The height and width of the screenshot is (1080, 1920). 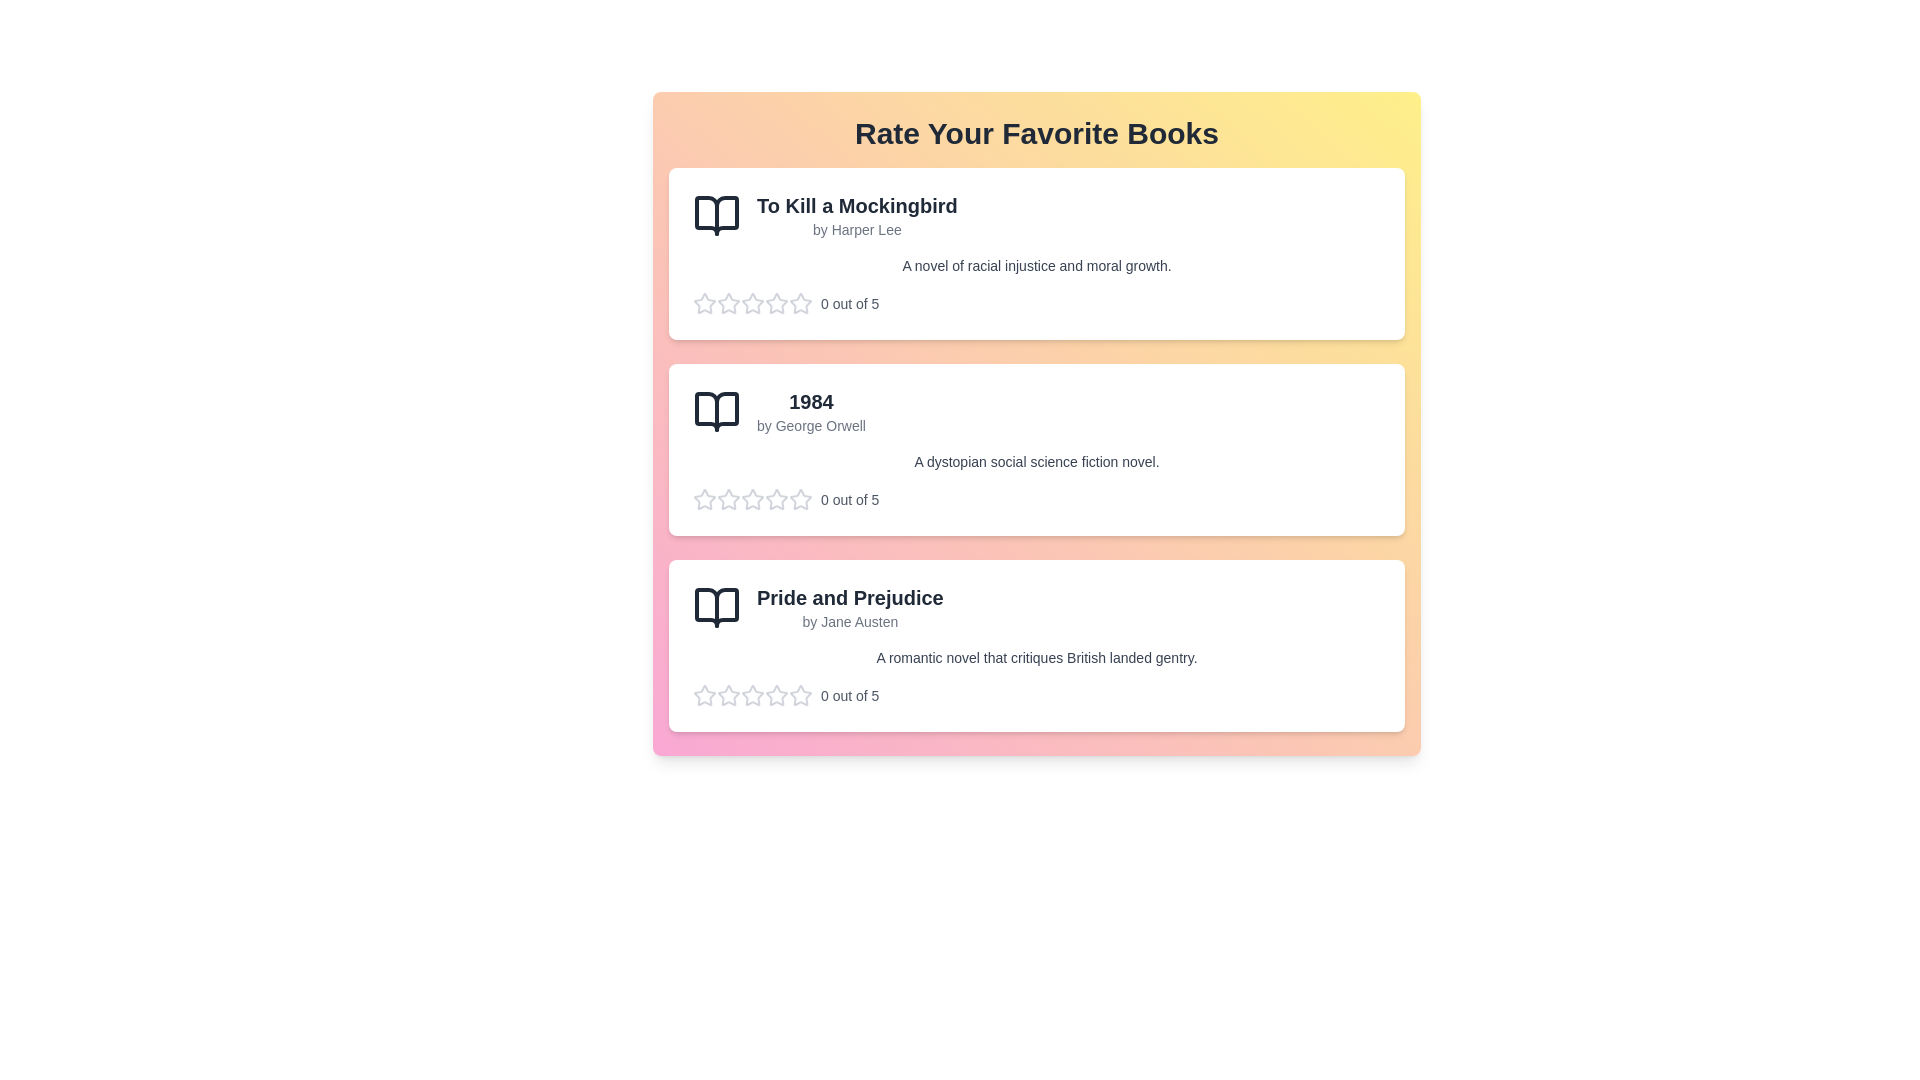 What do you see at coordinates (728, 303) in the screenshot?
I see `the first star in the rating system to indicate a rating of 1 out of 5 for the book 'To Kill a Mockingbird' by Harper Lee` at bounding box center [728, 303].